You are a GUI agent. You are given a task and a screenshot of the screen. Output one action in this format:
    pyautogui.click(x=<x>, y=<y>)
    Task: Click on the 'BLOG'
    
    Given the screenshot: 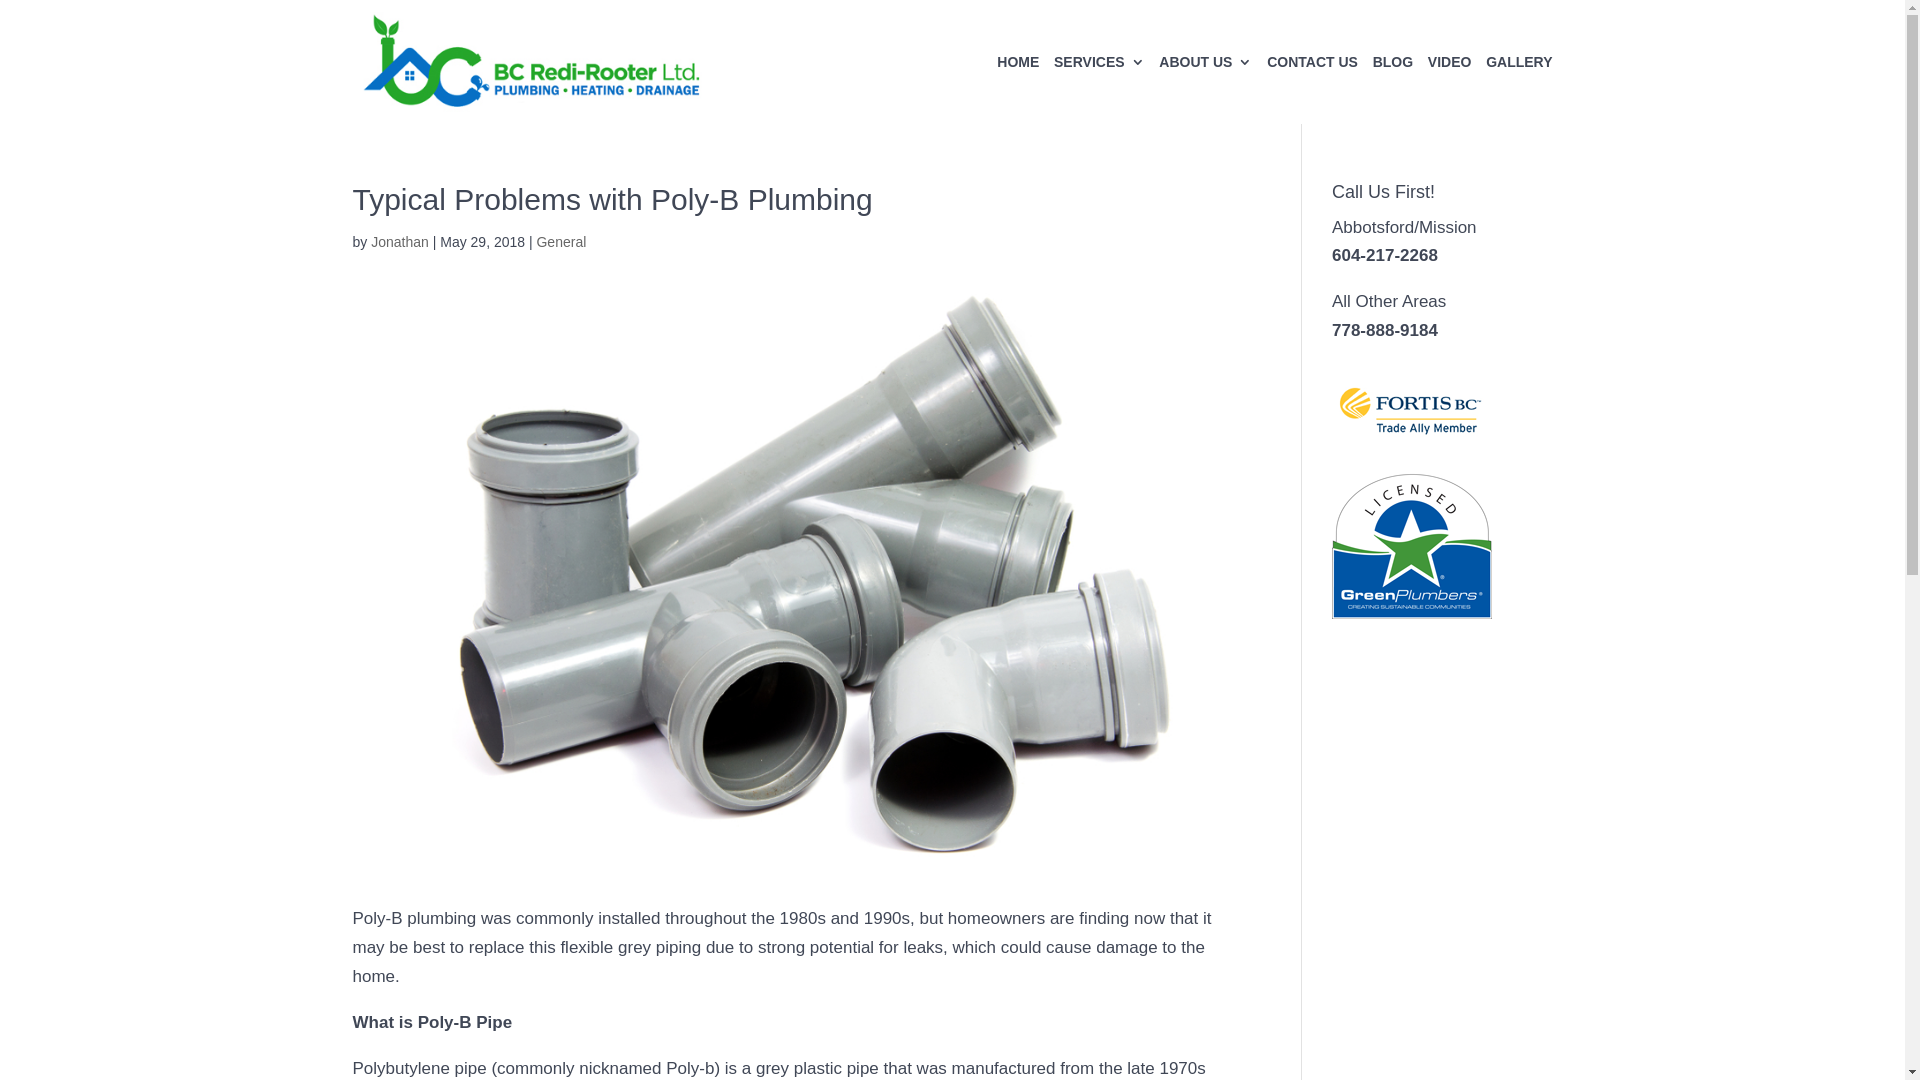 What is the action you would take?
    pyautogui.click(x=1371, y=88)
    